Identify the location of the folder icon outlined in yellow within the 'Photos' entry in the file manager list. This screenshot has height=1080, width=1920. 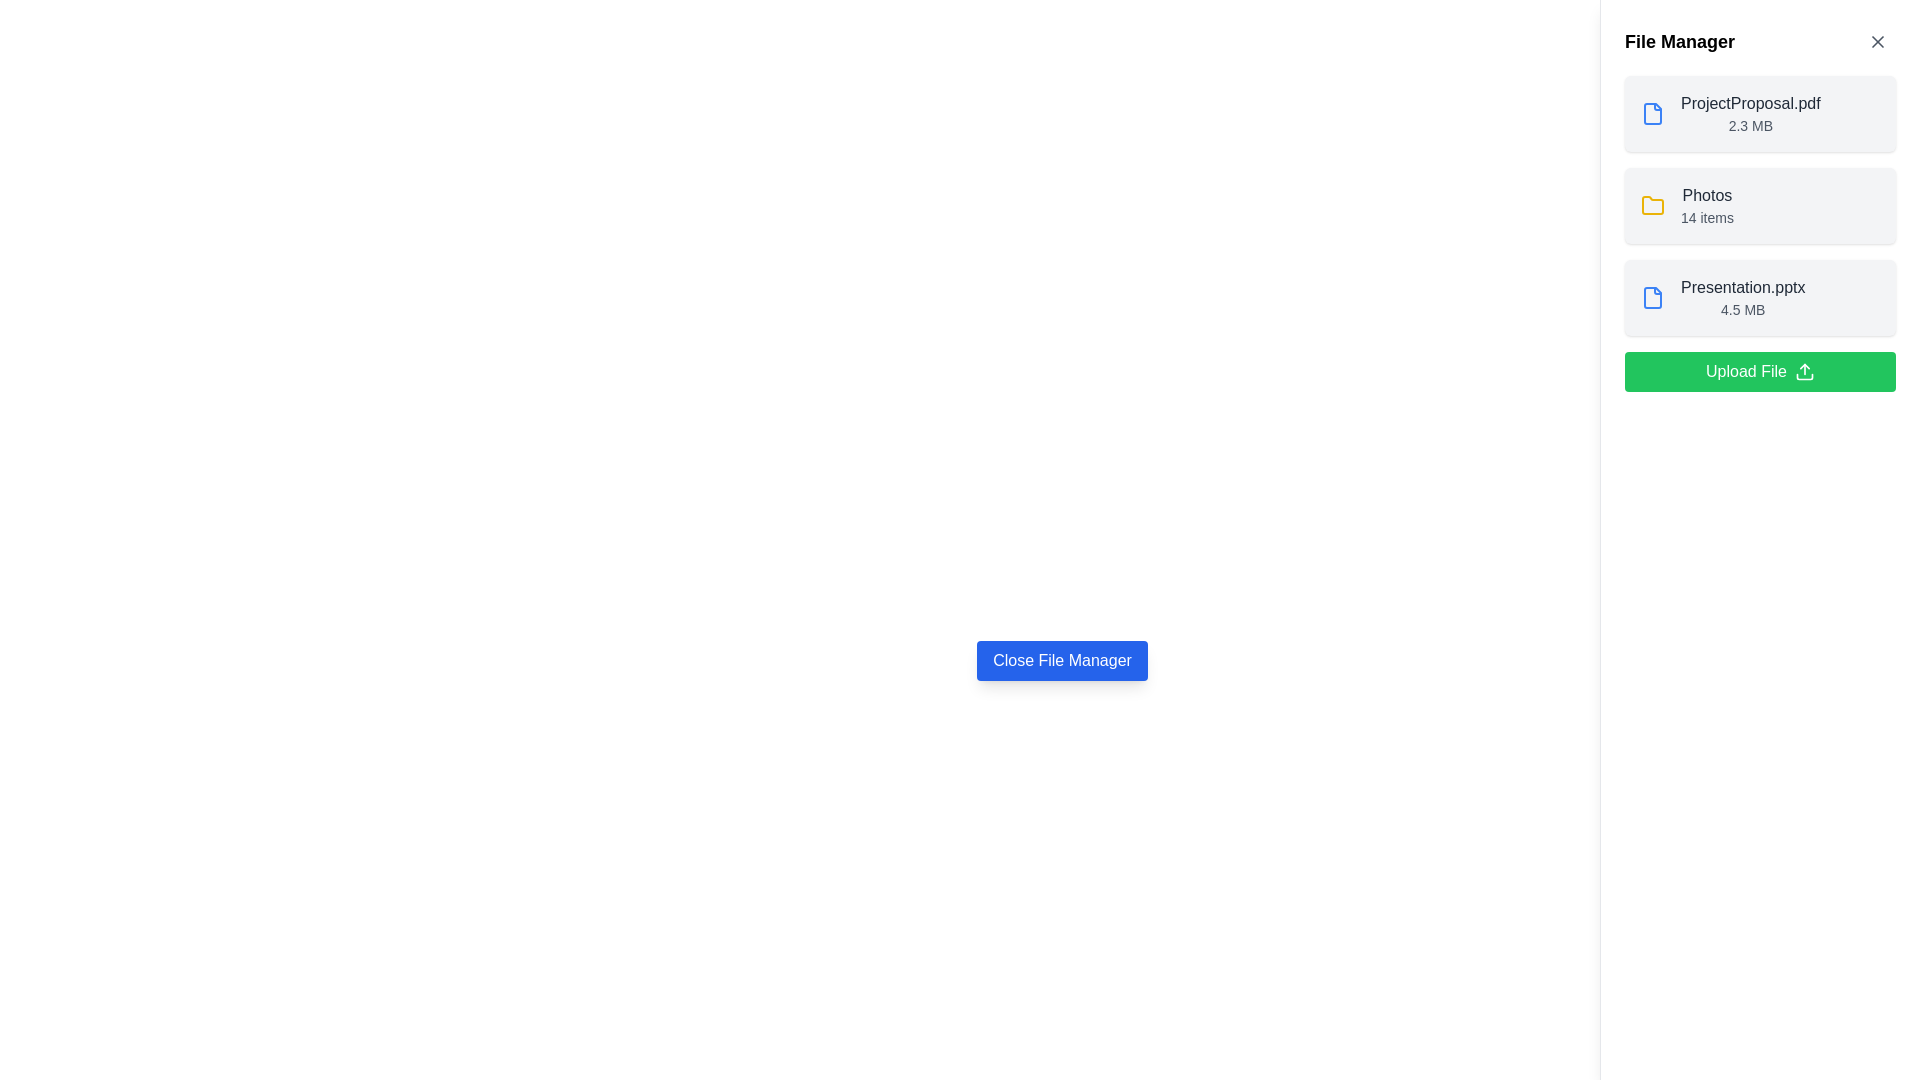
(1652, 205).